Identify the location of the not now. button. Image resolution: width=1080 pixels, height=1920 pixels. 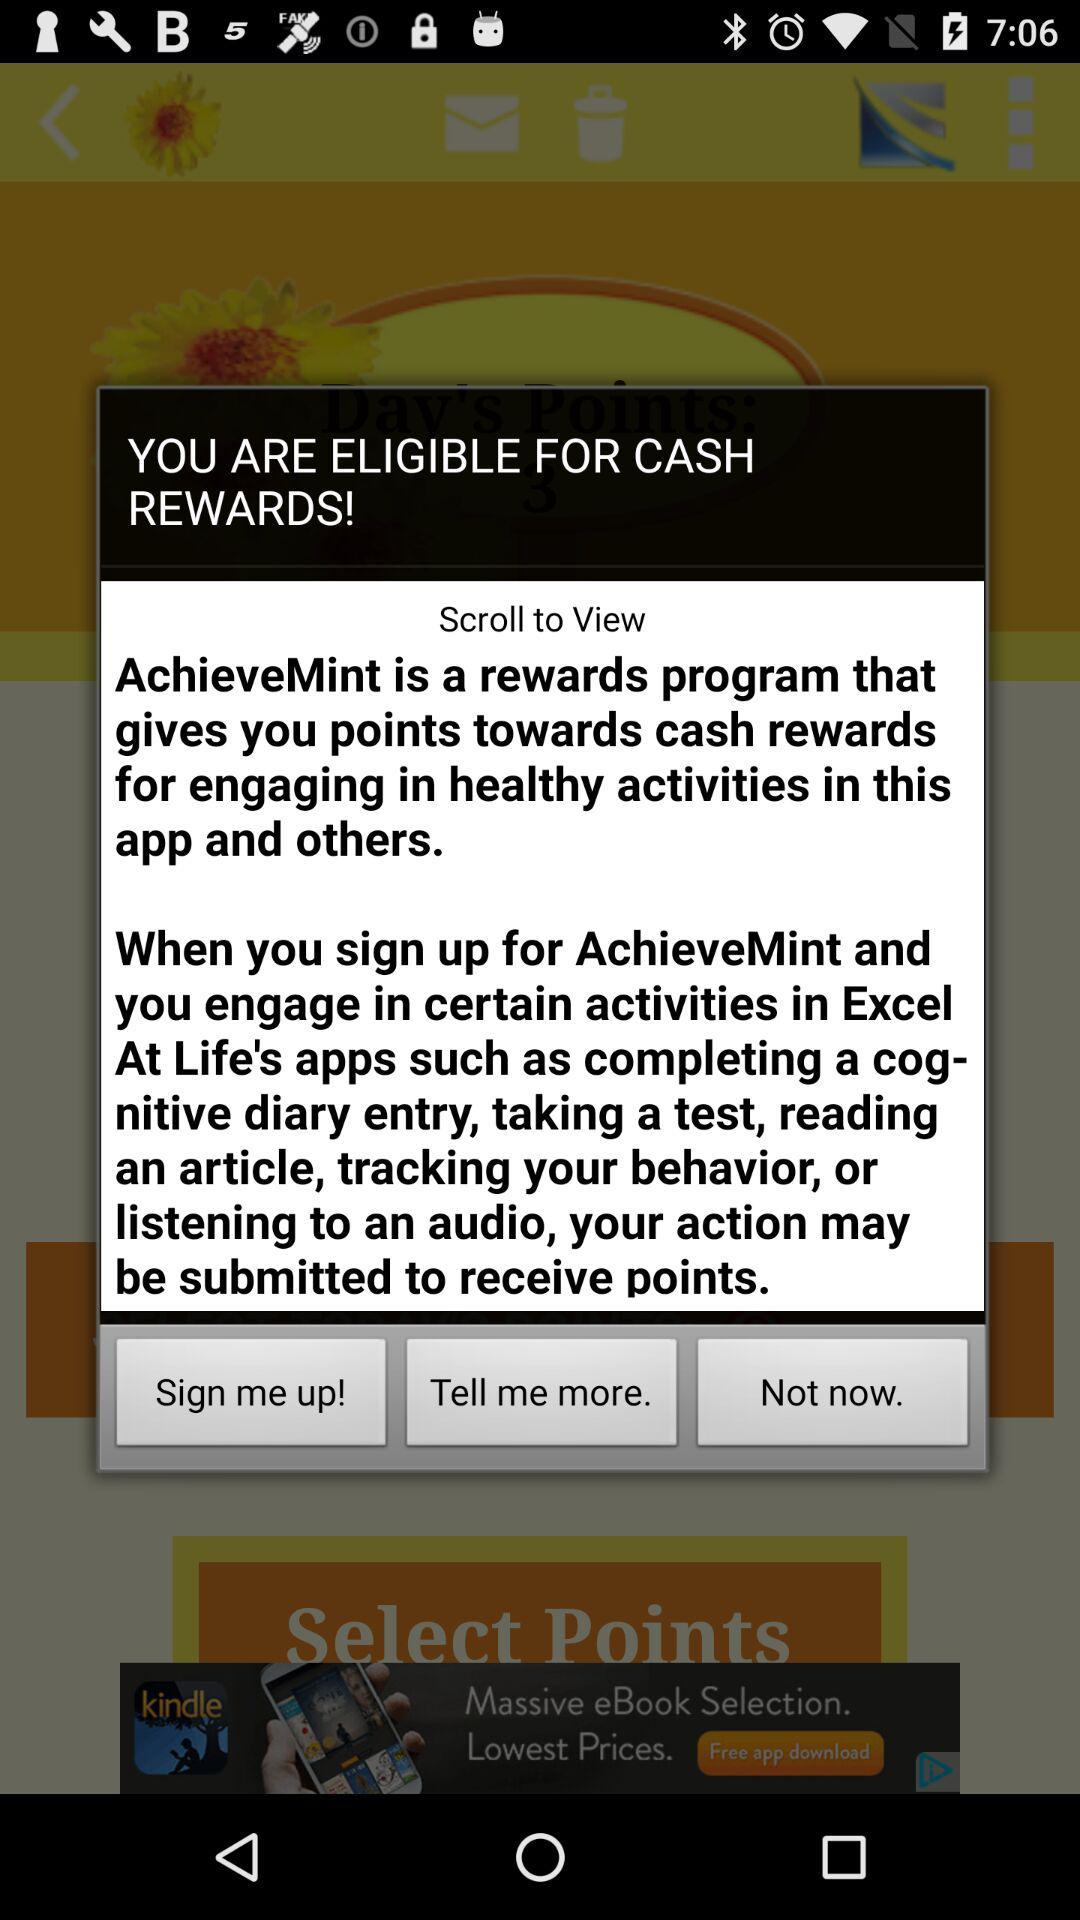
(833, 1396).